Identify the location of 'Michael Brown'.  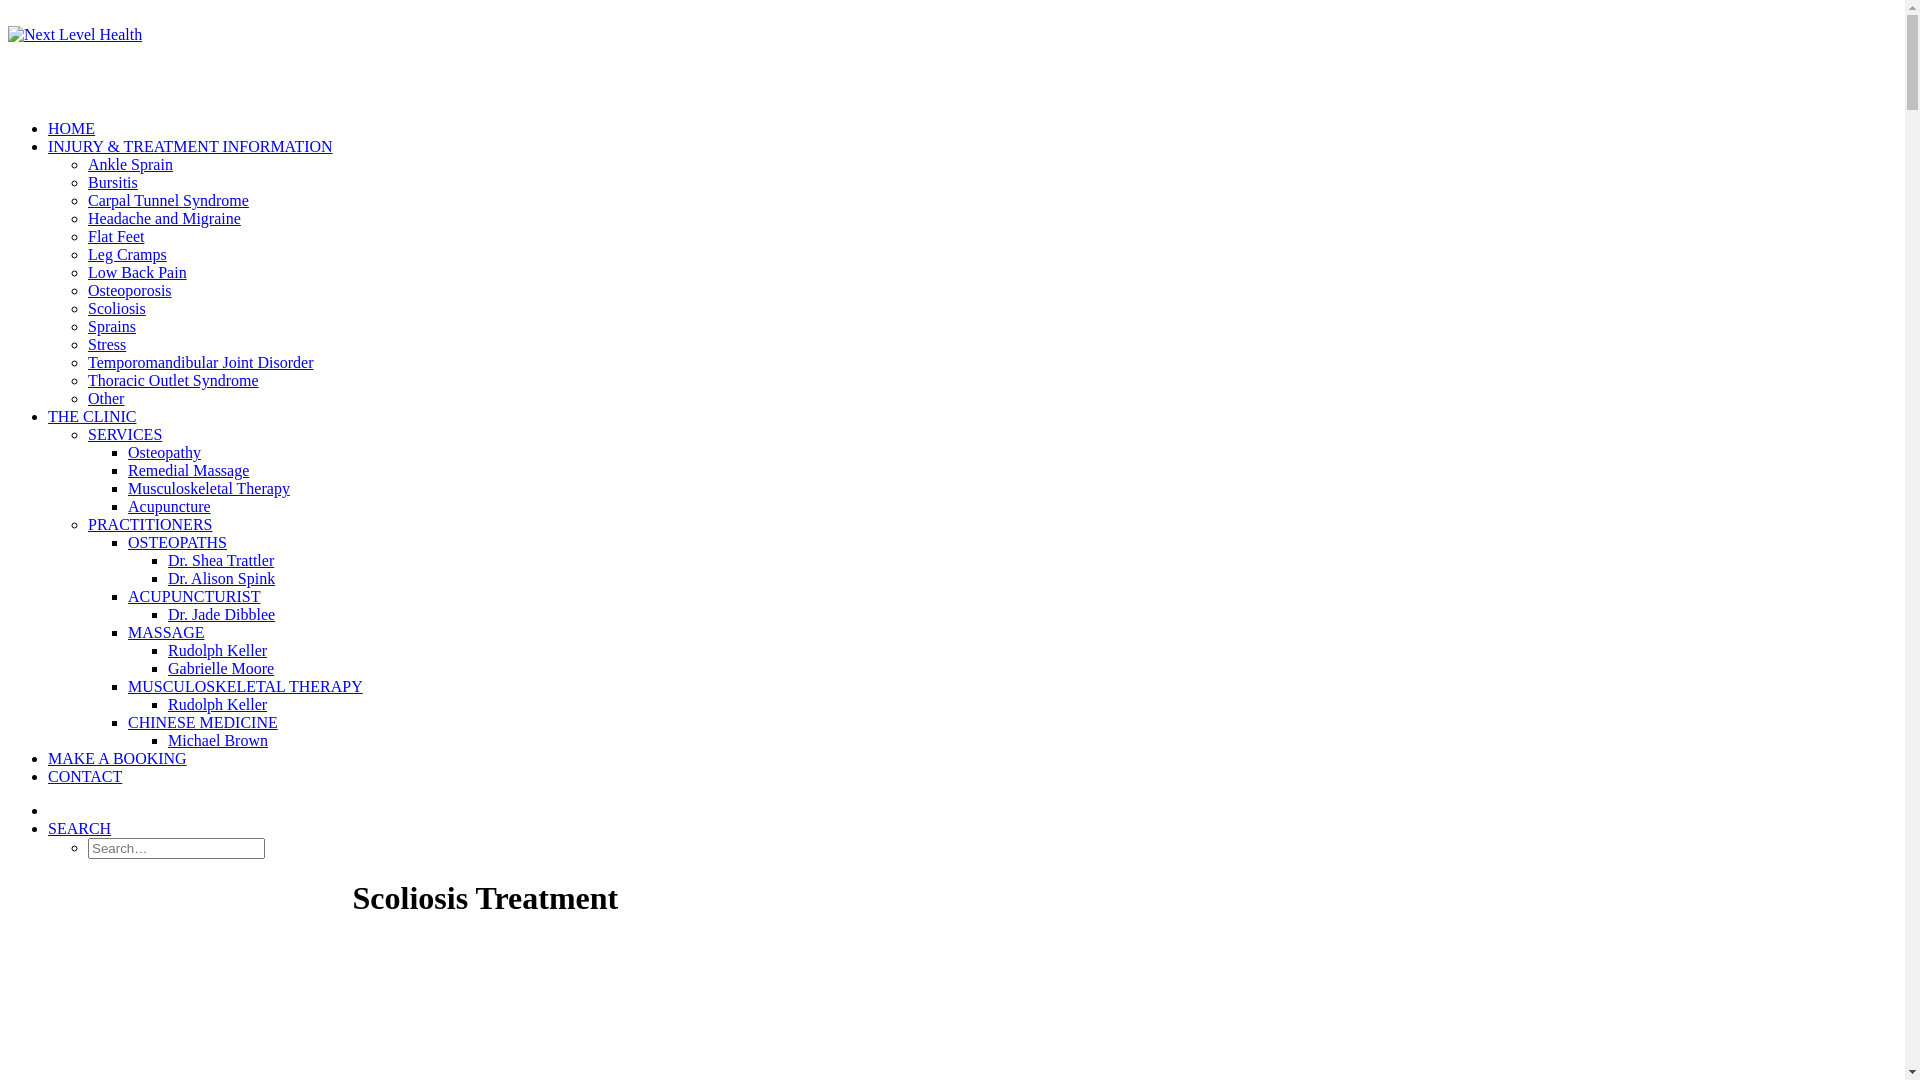
(217, 740).